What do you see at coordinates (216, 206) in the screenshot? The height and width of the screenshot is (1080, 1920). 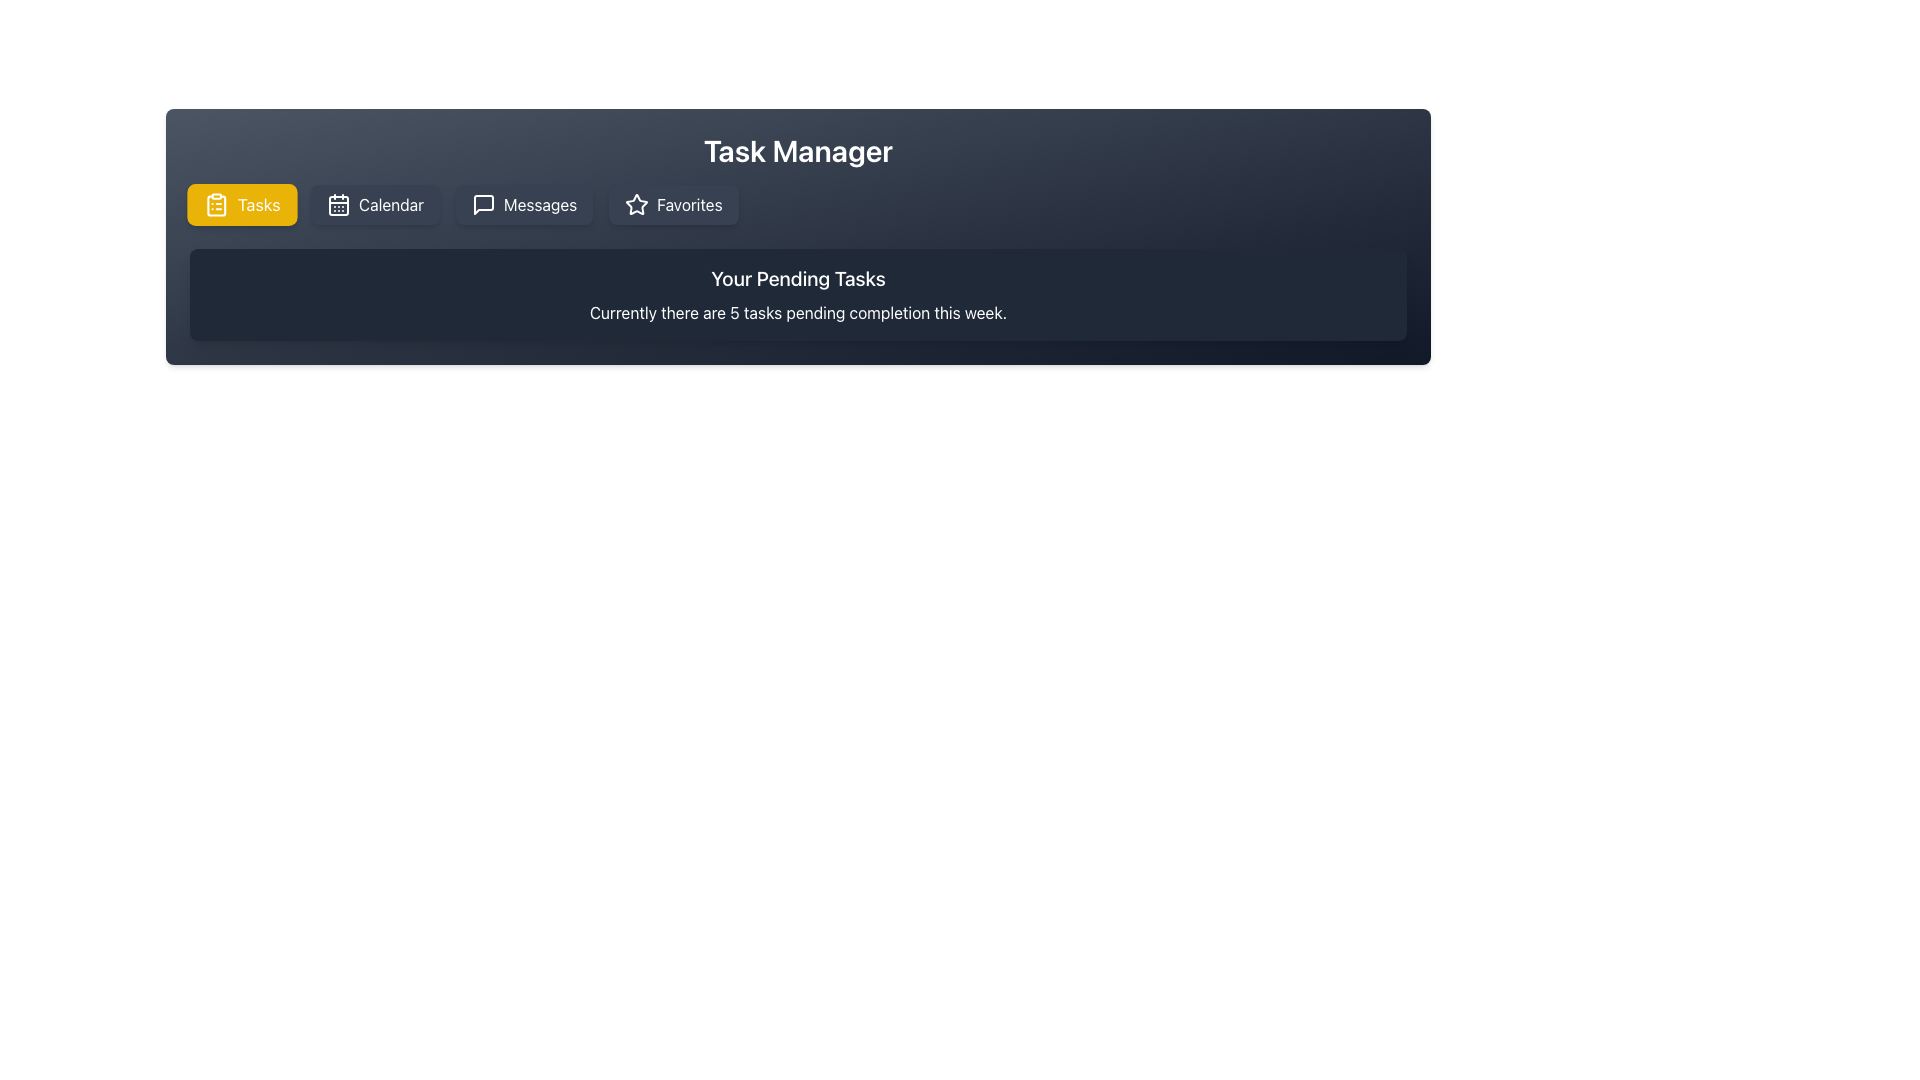 I see `the clipboard icon element` at bounding box center [216, 206].